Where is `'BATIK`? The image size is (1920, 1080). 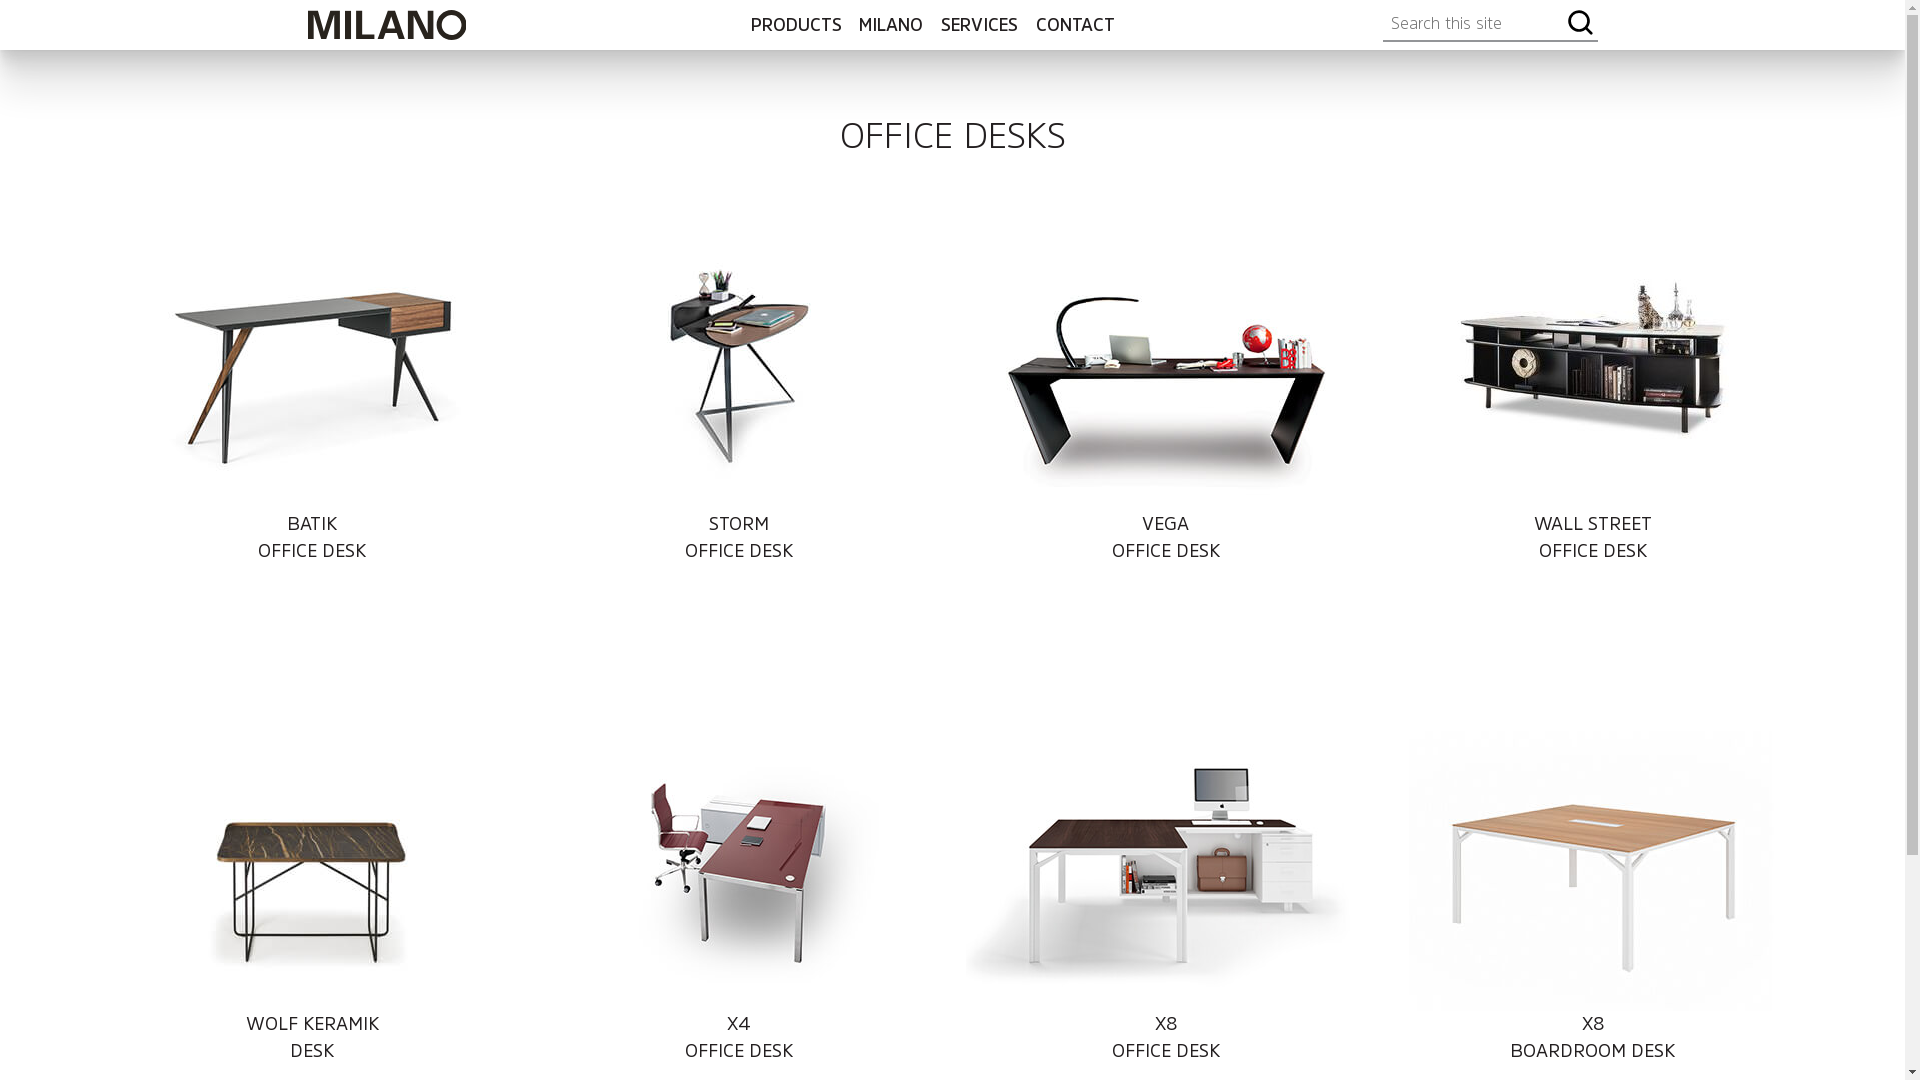
'BATIK is located at coordinates (110, 410).